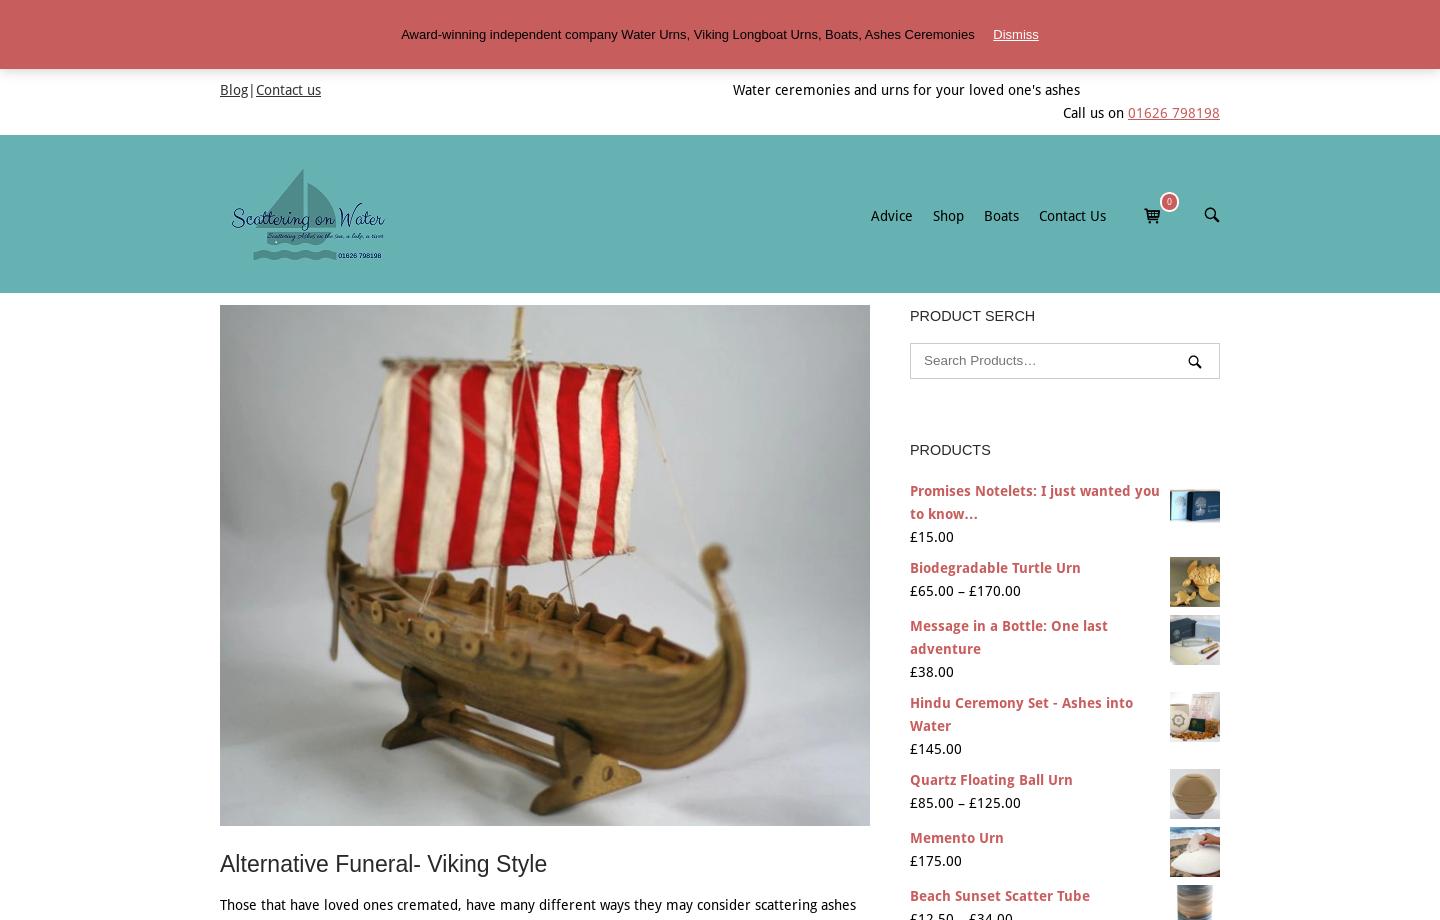  Describe the element at coordinates (1190, 296) in the screenshot. I see `'Family Group (10-20 People)'` at that location.